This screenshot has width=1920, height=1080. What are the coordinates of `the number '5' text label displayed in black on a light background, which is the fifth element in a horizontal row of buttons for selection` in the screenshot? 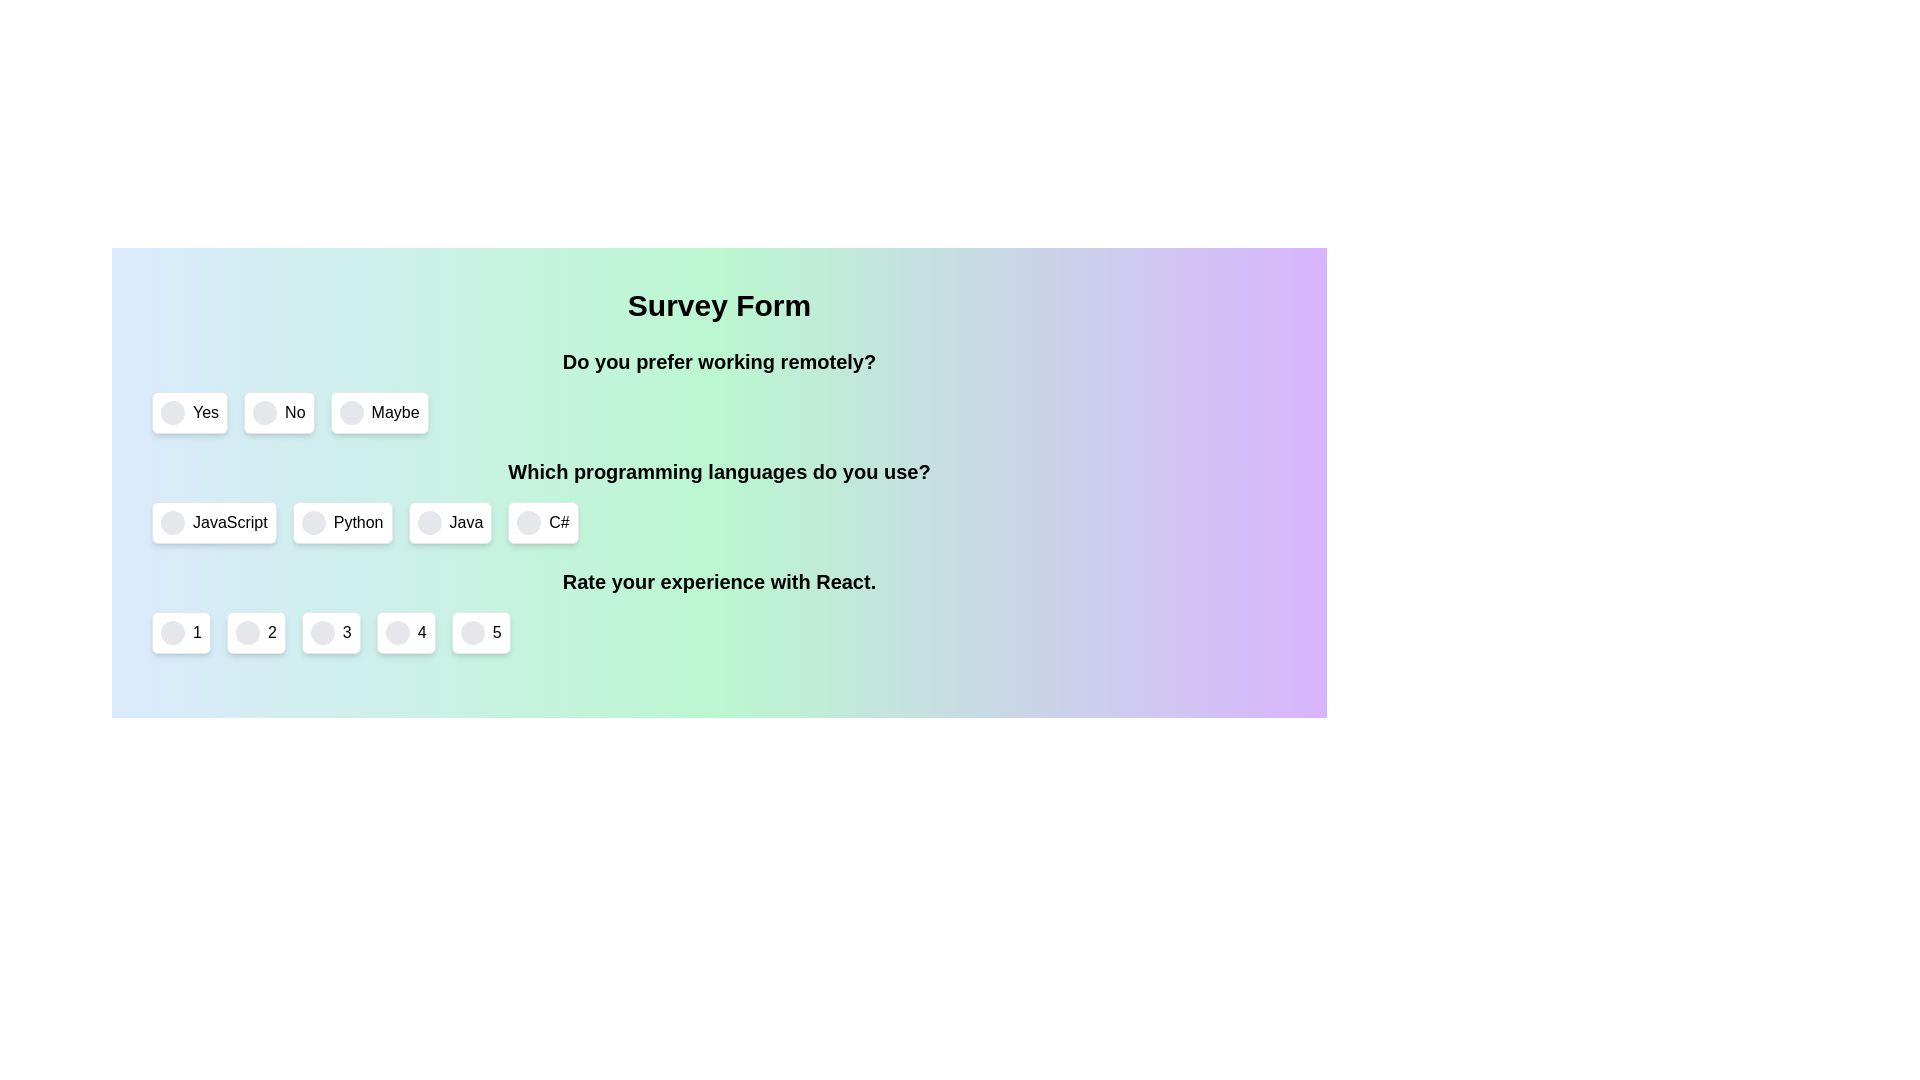 It's located at (497, 632).